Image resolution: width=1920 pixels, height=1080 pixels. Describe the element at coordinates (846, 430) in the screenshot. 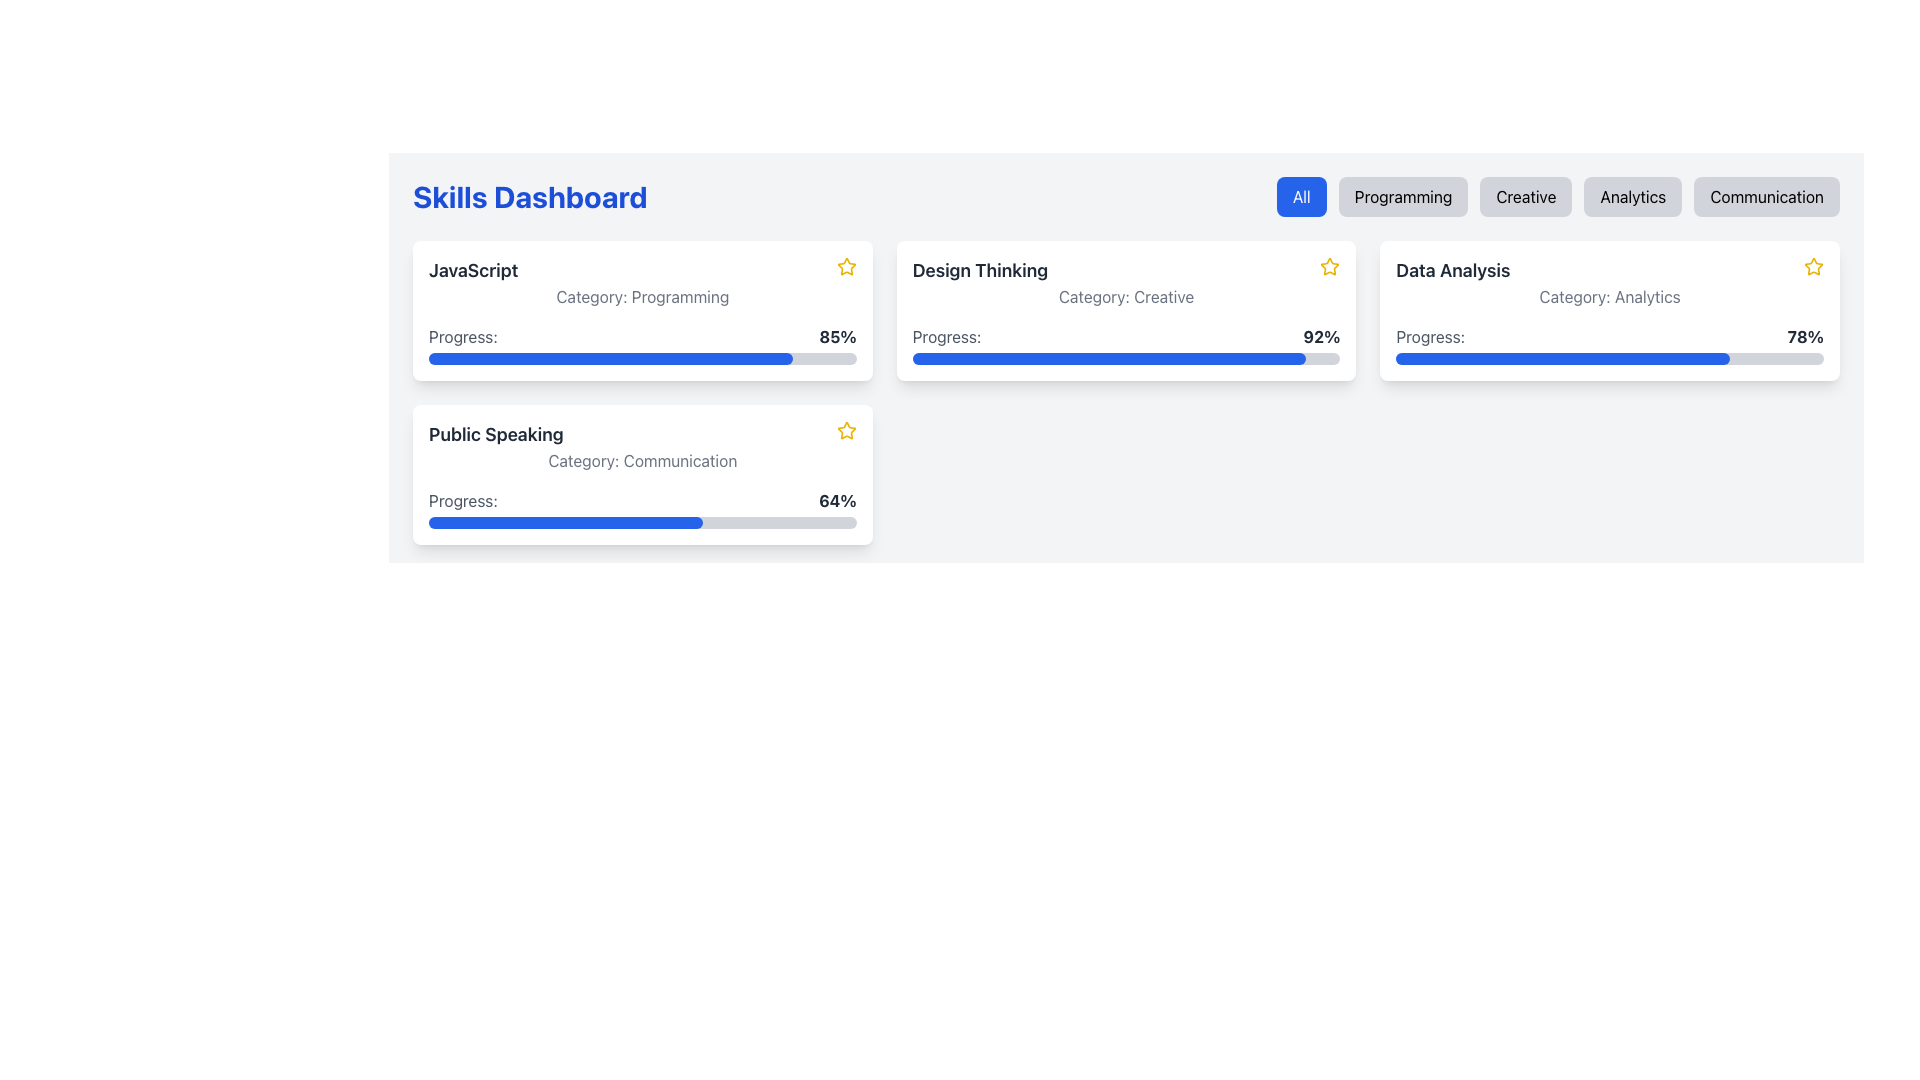

I see `the star icon representing the favorite status for the 'Public Speaking' category` at that location.